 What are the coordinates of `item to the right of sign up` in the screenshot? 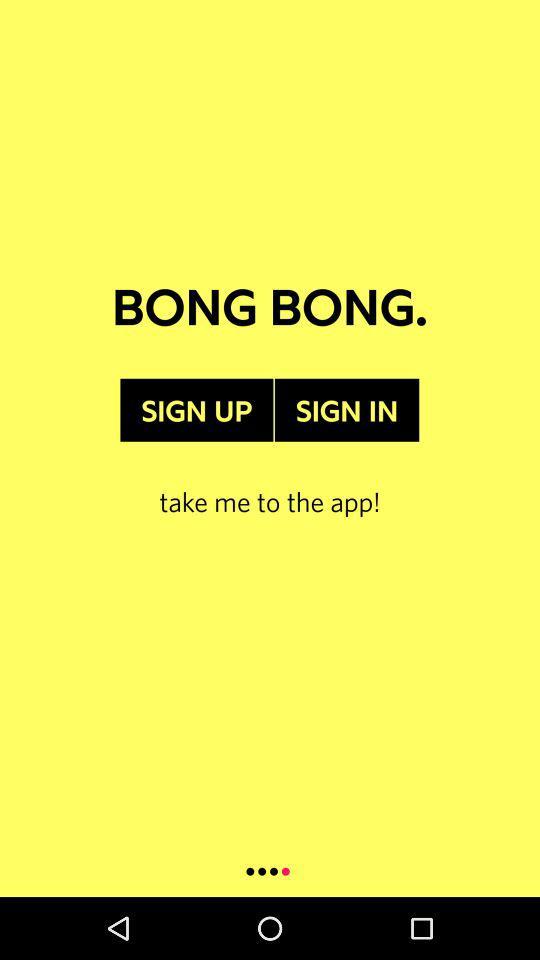 It's located at (346, 409).